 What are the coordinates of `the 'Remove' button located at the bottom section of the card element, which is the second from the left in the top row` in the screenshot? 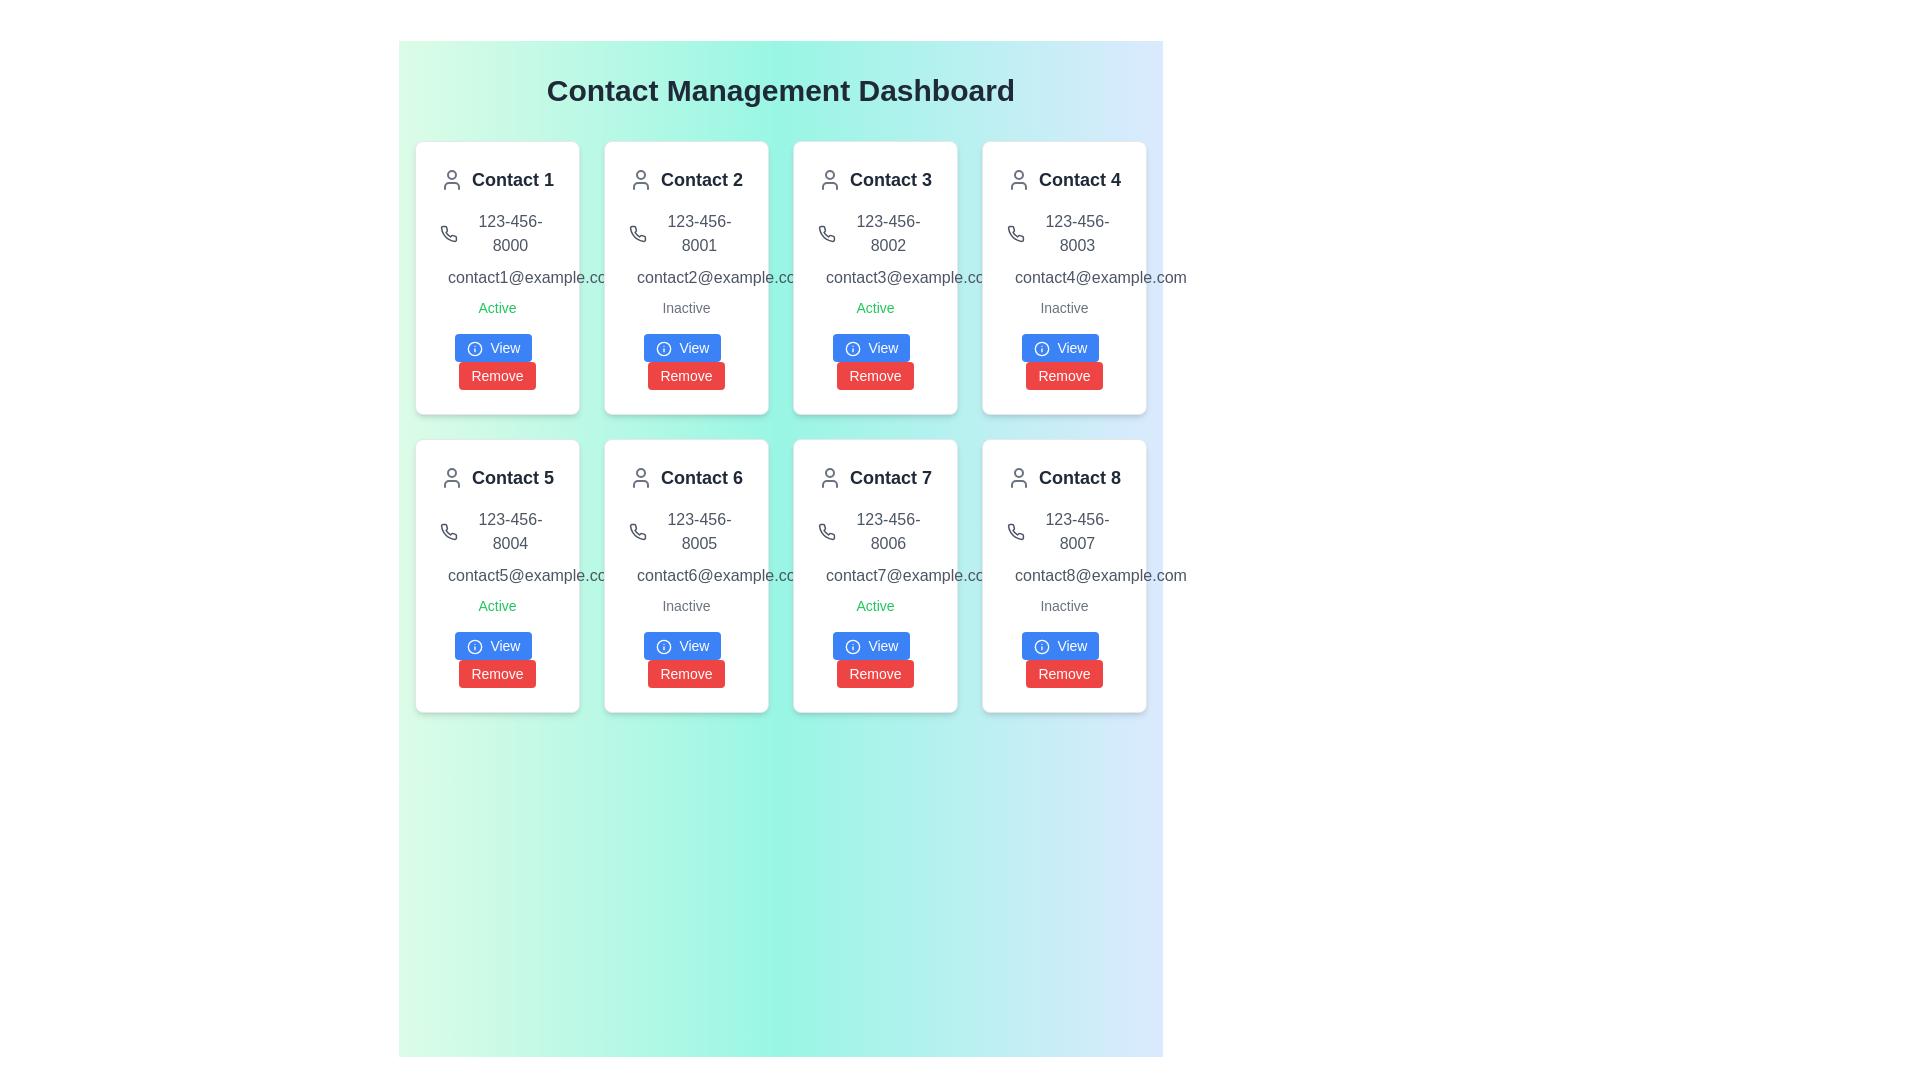 It's located at (686, 375).